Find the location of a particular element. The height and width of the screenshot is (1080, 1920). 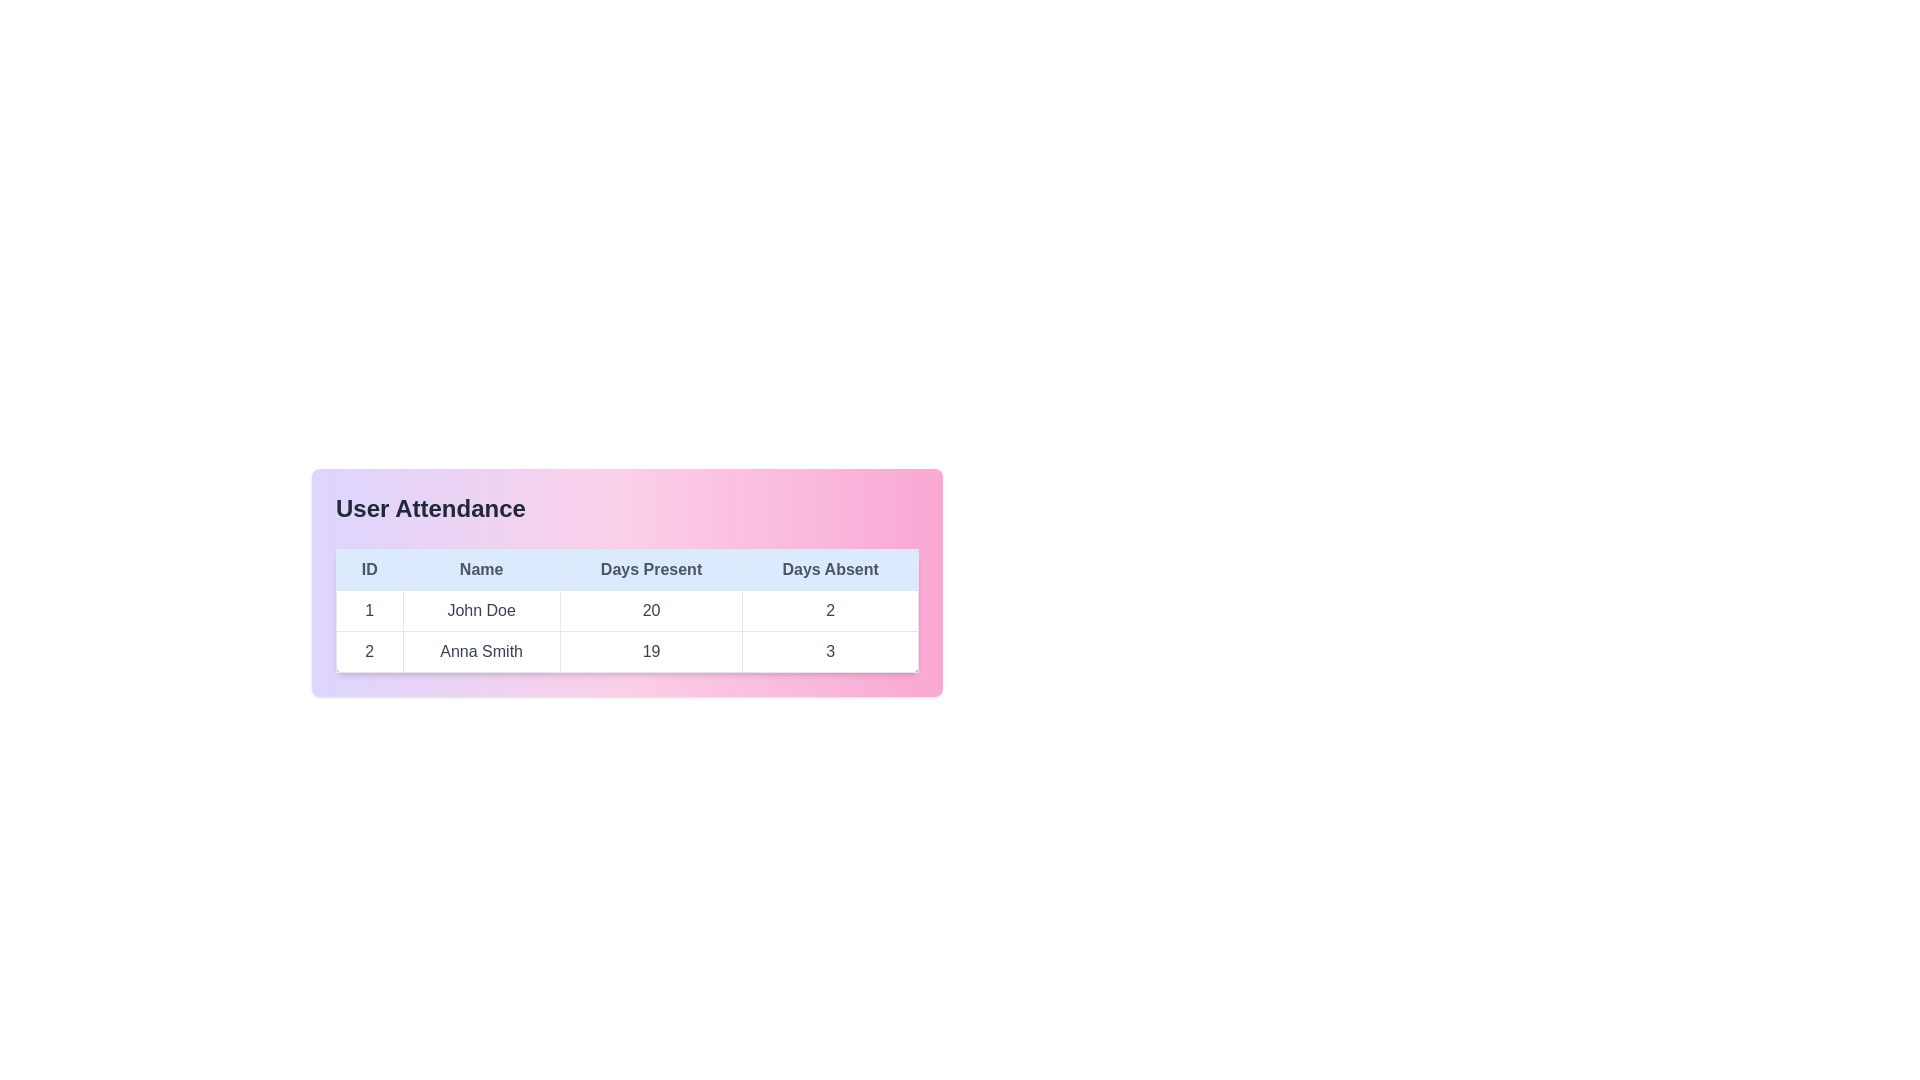

the text label displaying the identification number in the second row of the attendance table, located in the 'ID' column is located at coordinates (369, 651).